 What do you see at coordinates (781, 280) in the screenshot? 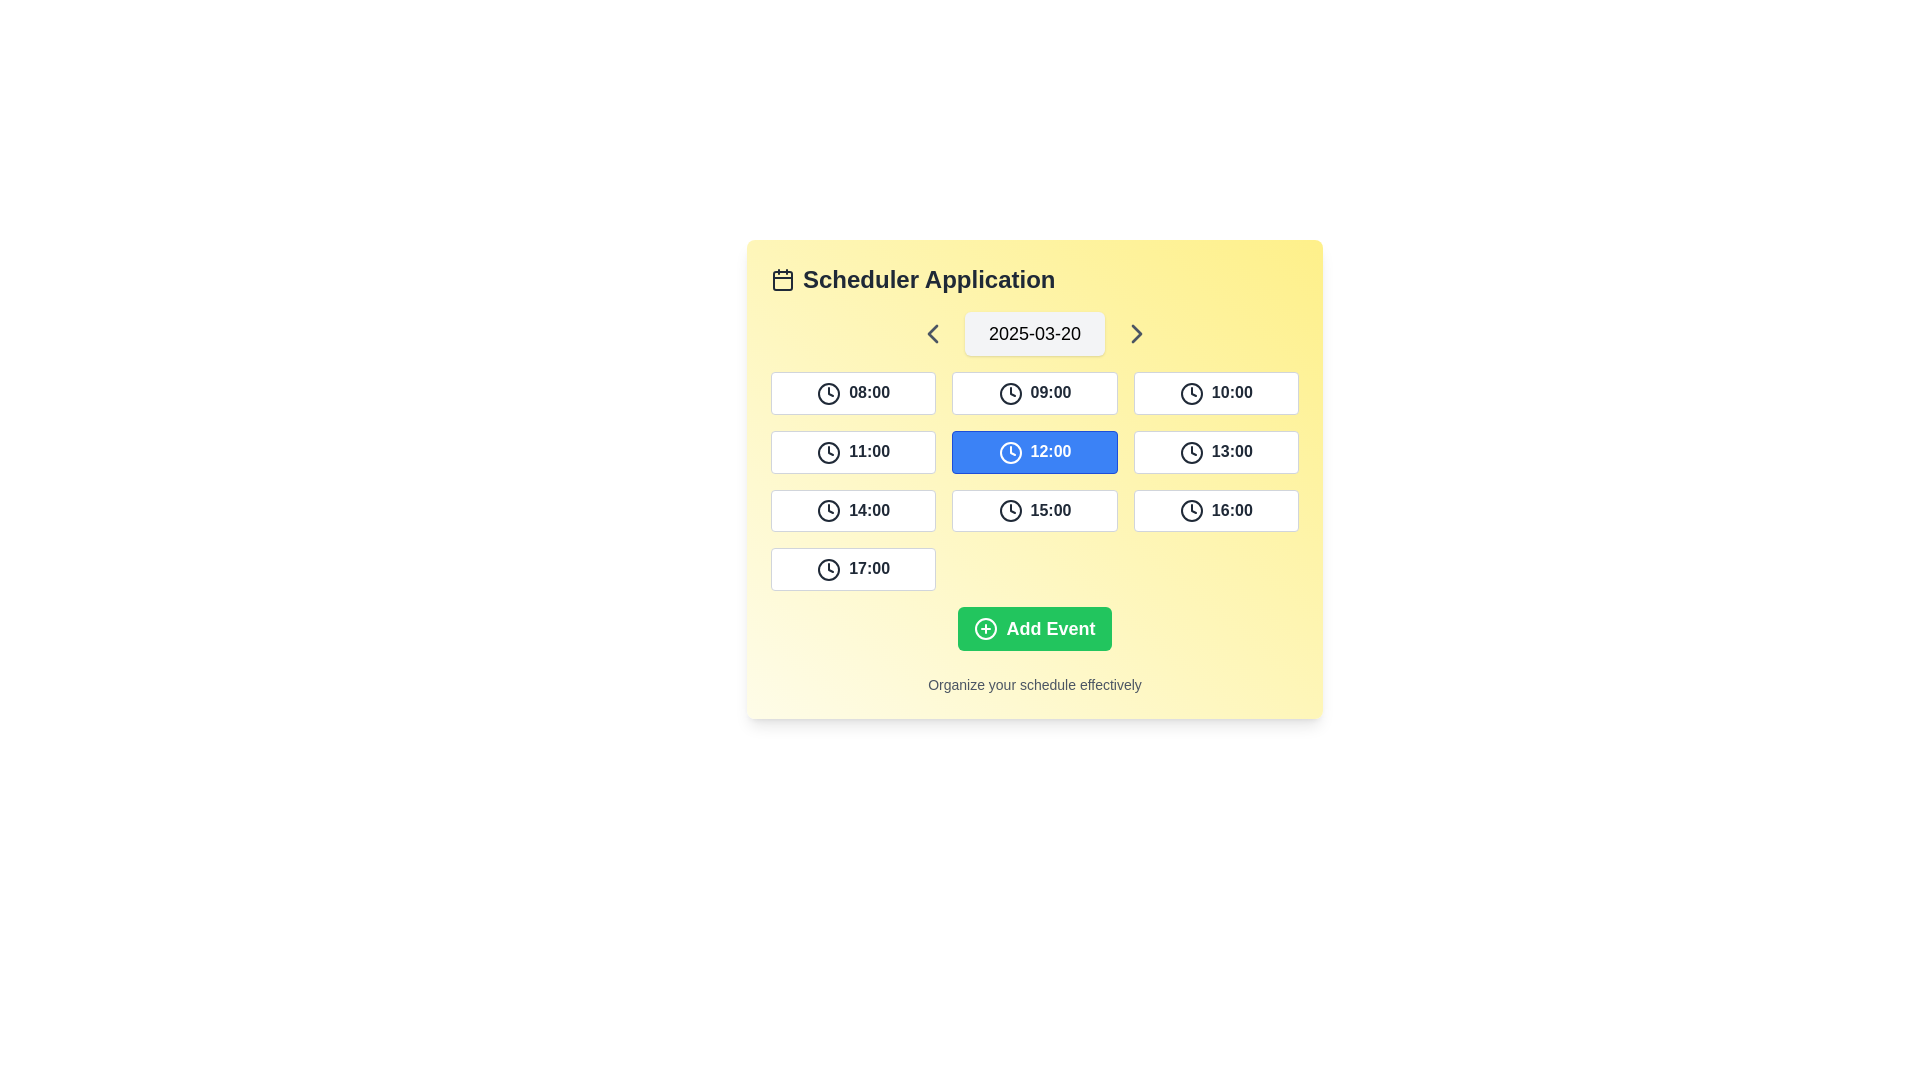
I see `the SVG Icon that indicates the theme of the Scheduler Application, positioned to the far left of the title section` at bounding box center [781, 280].